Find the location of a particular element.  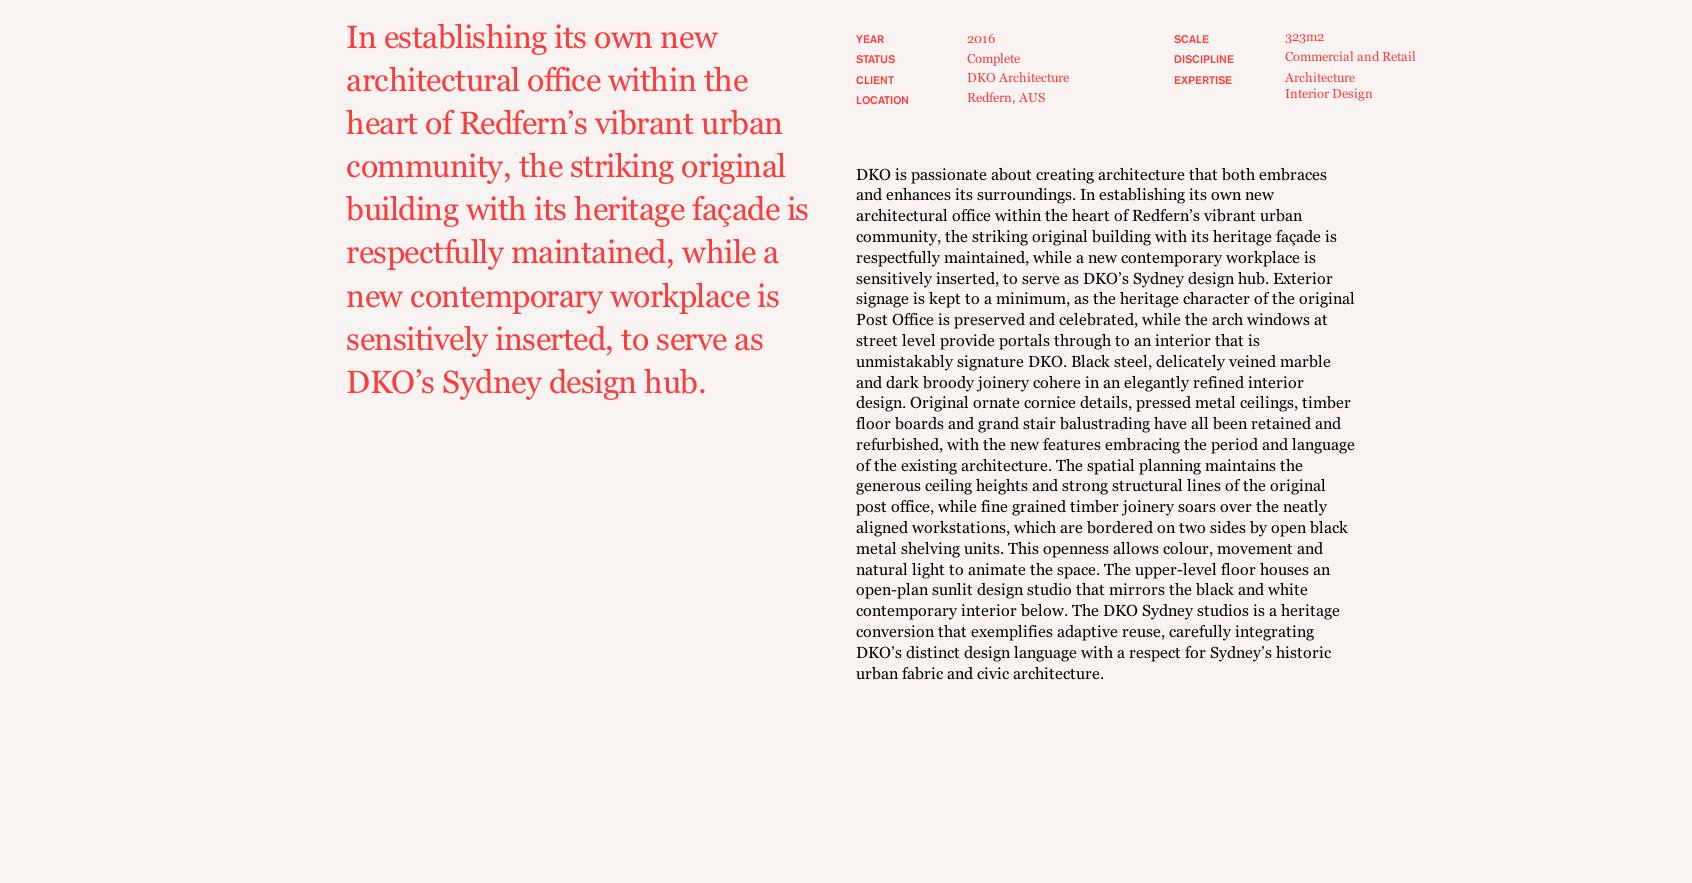

'DKO is passionate about creating architecture that both embraces and enhances its surroundings. In establishing its own new architectural office within the heart of Redfern’s vibrant urban community, the striking original building with its heritage façade is respectfully maintained, while a new contemporary workplace is sensitively inserted, to serve as DKO’s Sydney design hub. Exterior signage is kept to a minimum, as the heritage character of the original Post Office is preserved and celebrated, while the arch windows at street level provide portals through to an interior that is unmistakably signature DKO. Black steel, delicately veined marble and dark broody joinery cohere in an elegantly refined interior design. Original ornate cornice details, pressed metal ceilings, timber floor boards and grand stair balustrading have all been retained and refurbished, with the new features embracing the period and language of the existing architecture. The spatial planning maintains the generous ceiling heights and strong structural lines of the original post office, while fine grained timber joinery soars over the neatly aligned workstations, which are bordered on two sides by open black metal shelving units. This openness allows colour, movement and natural light to animate the space. The upper-level floor houses an open-plan sunlit design studio that mirrors the black and white contemporary interior below. The DKO Sydney studios is a heritage conversion that exemplifies adaptive reuse, carefully integrating DKO’s distinct design language with a respect for Sydney’s historic urban fabric and civic architecture.' is located at coordinates (1105, 422).